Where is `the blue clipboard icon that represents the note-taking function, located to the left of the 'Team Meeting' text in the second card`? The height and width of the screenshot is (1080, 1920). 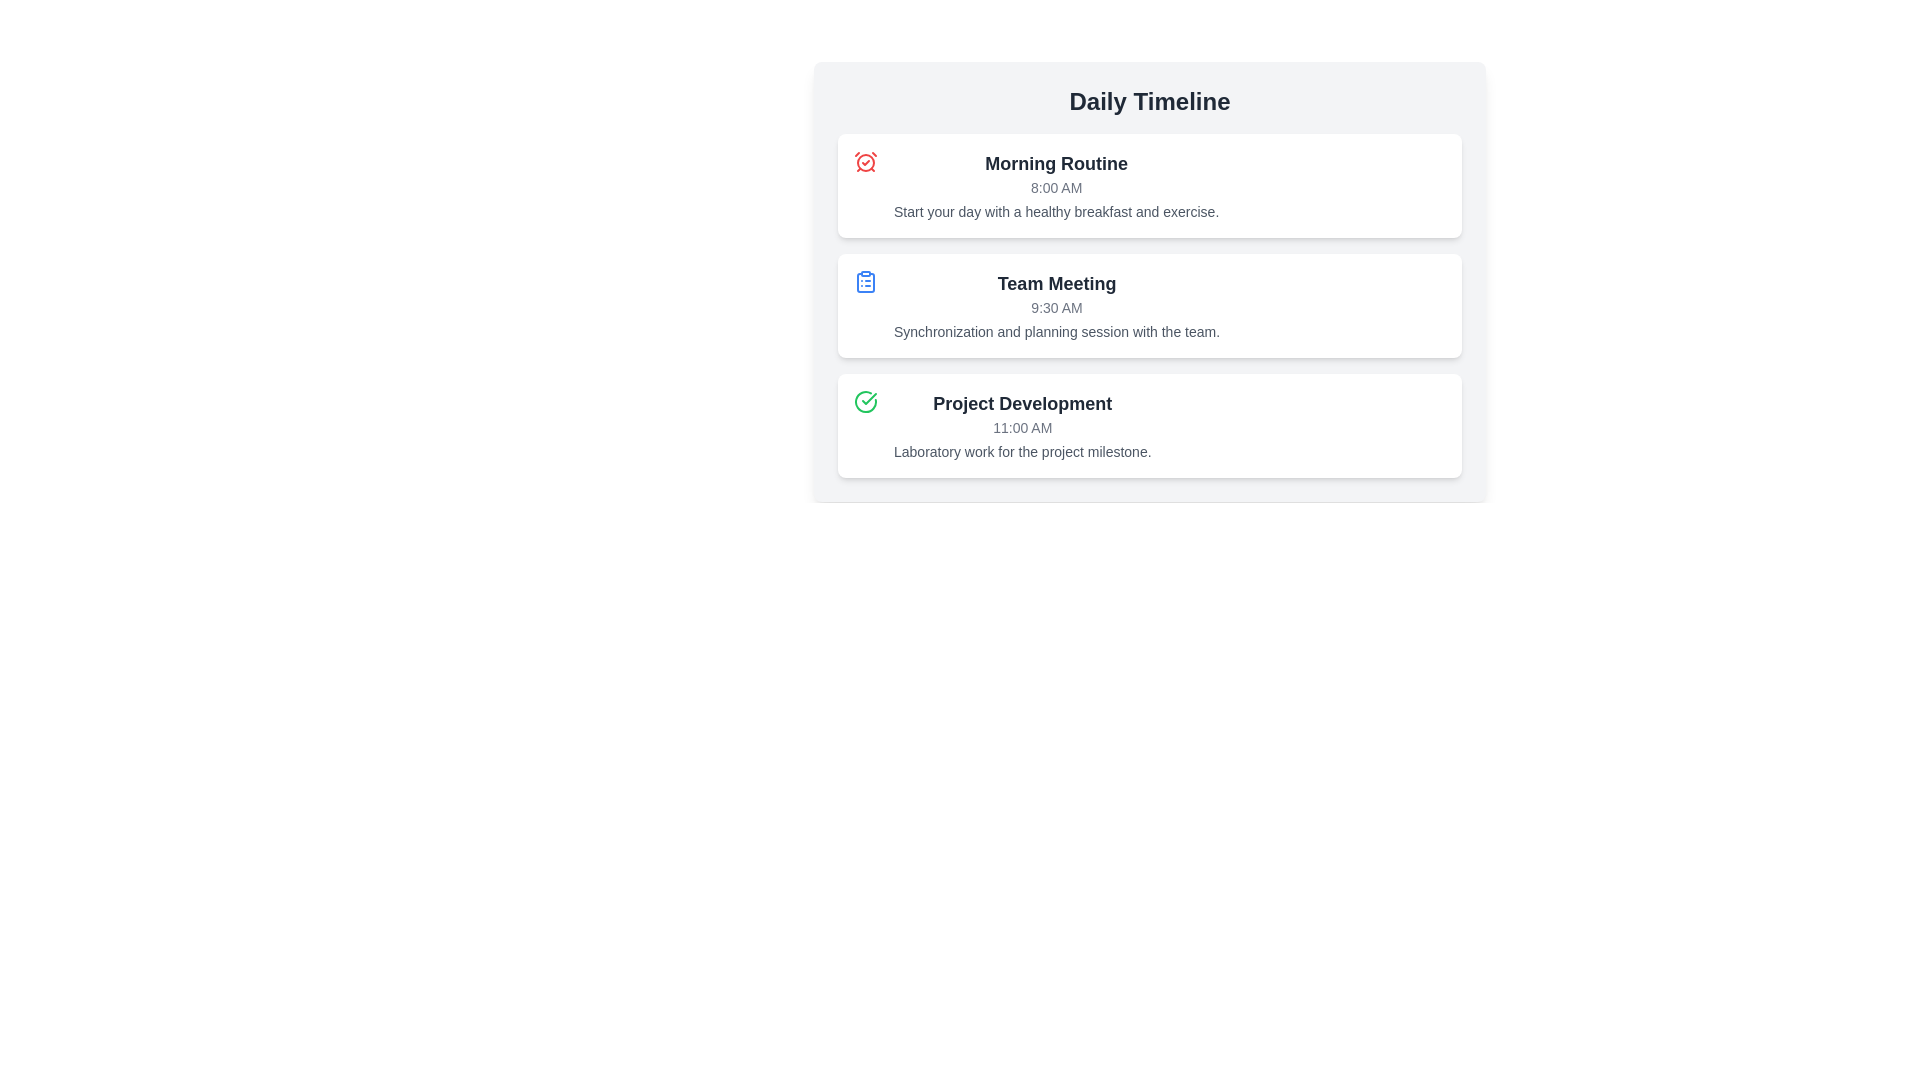
the blue clipboard icon that represents the note-taking function, located to the left of the 'Team Meeting' text in the second card is located at coordinates (865, 281).